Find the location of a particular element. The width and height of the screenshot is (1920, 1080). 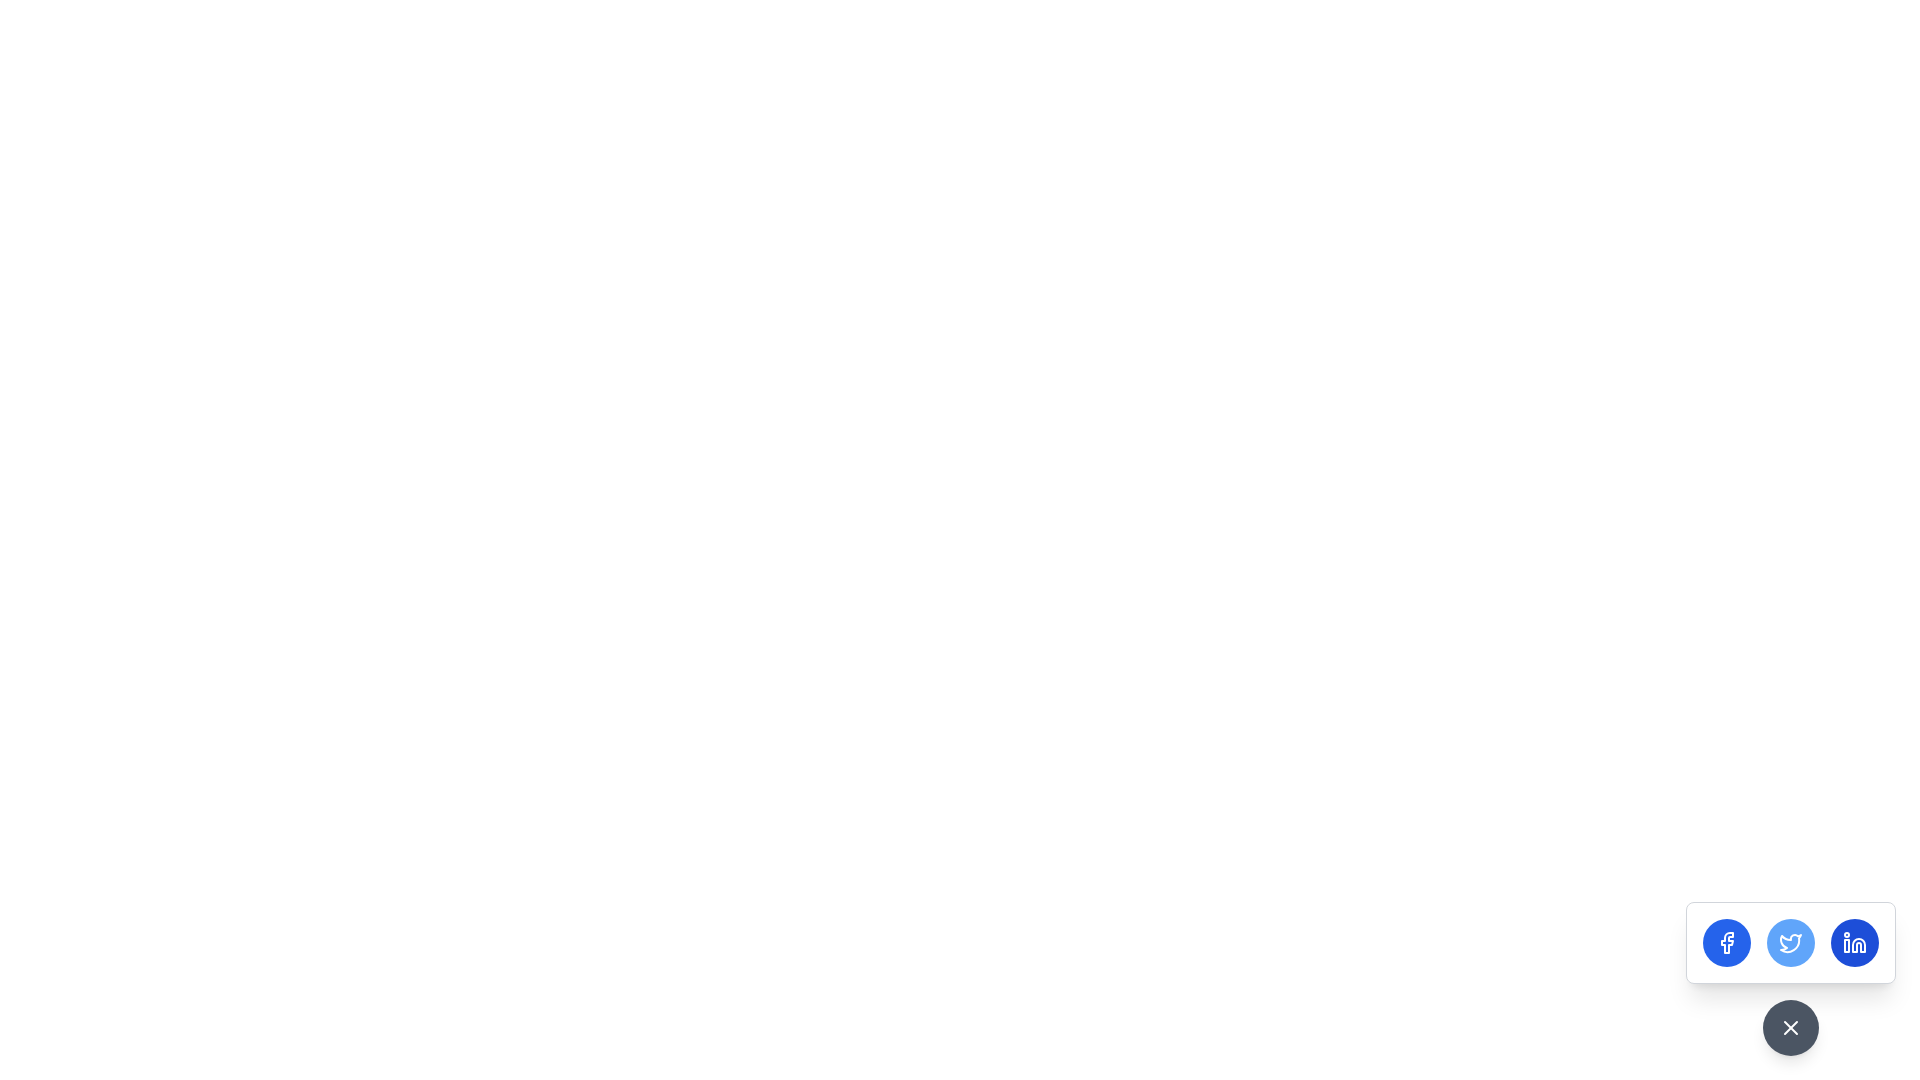

the 'X' icon button, which is a white icon on a circular dark gray background located in the bottom-right corner of the interface is located at coordinates (1790, 1028).